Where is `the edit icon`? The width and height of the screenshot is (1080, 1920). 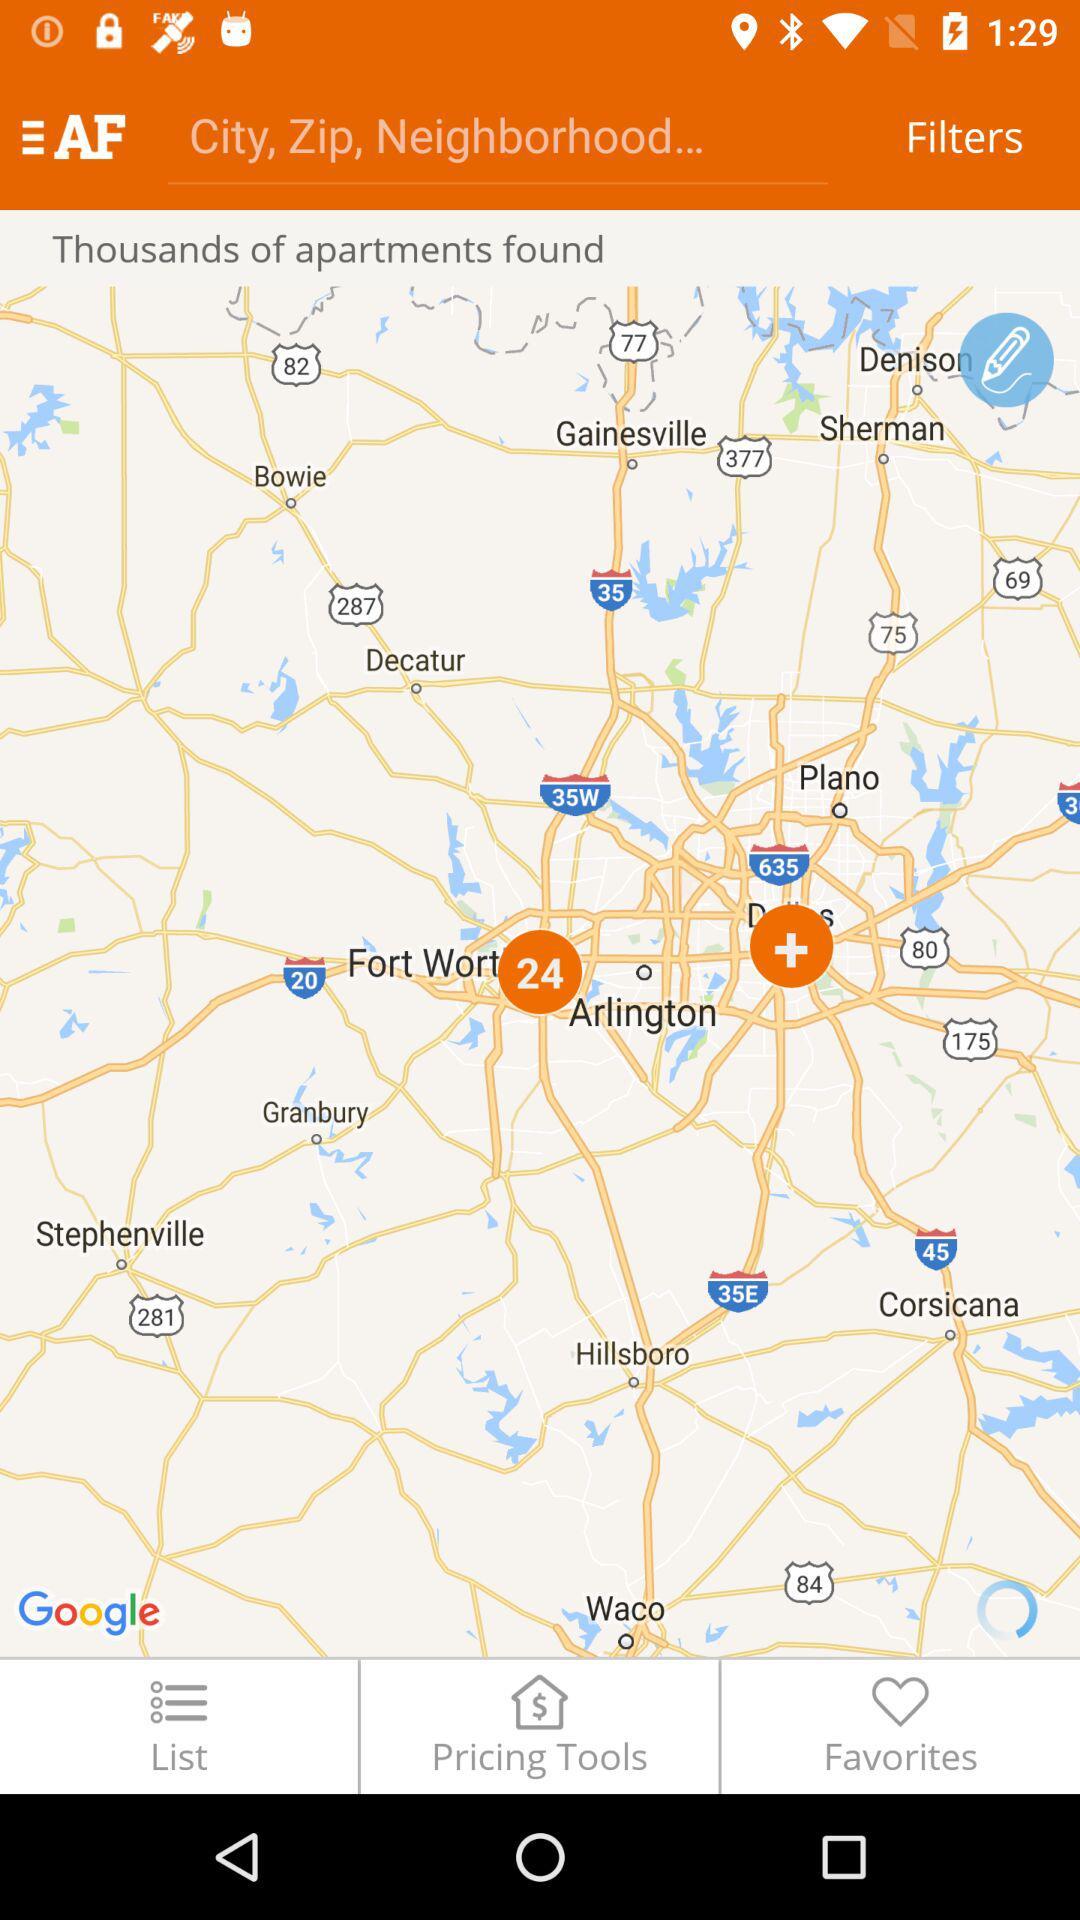
the edit icon is located at coordinates (1006, 360).